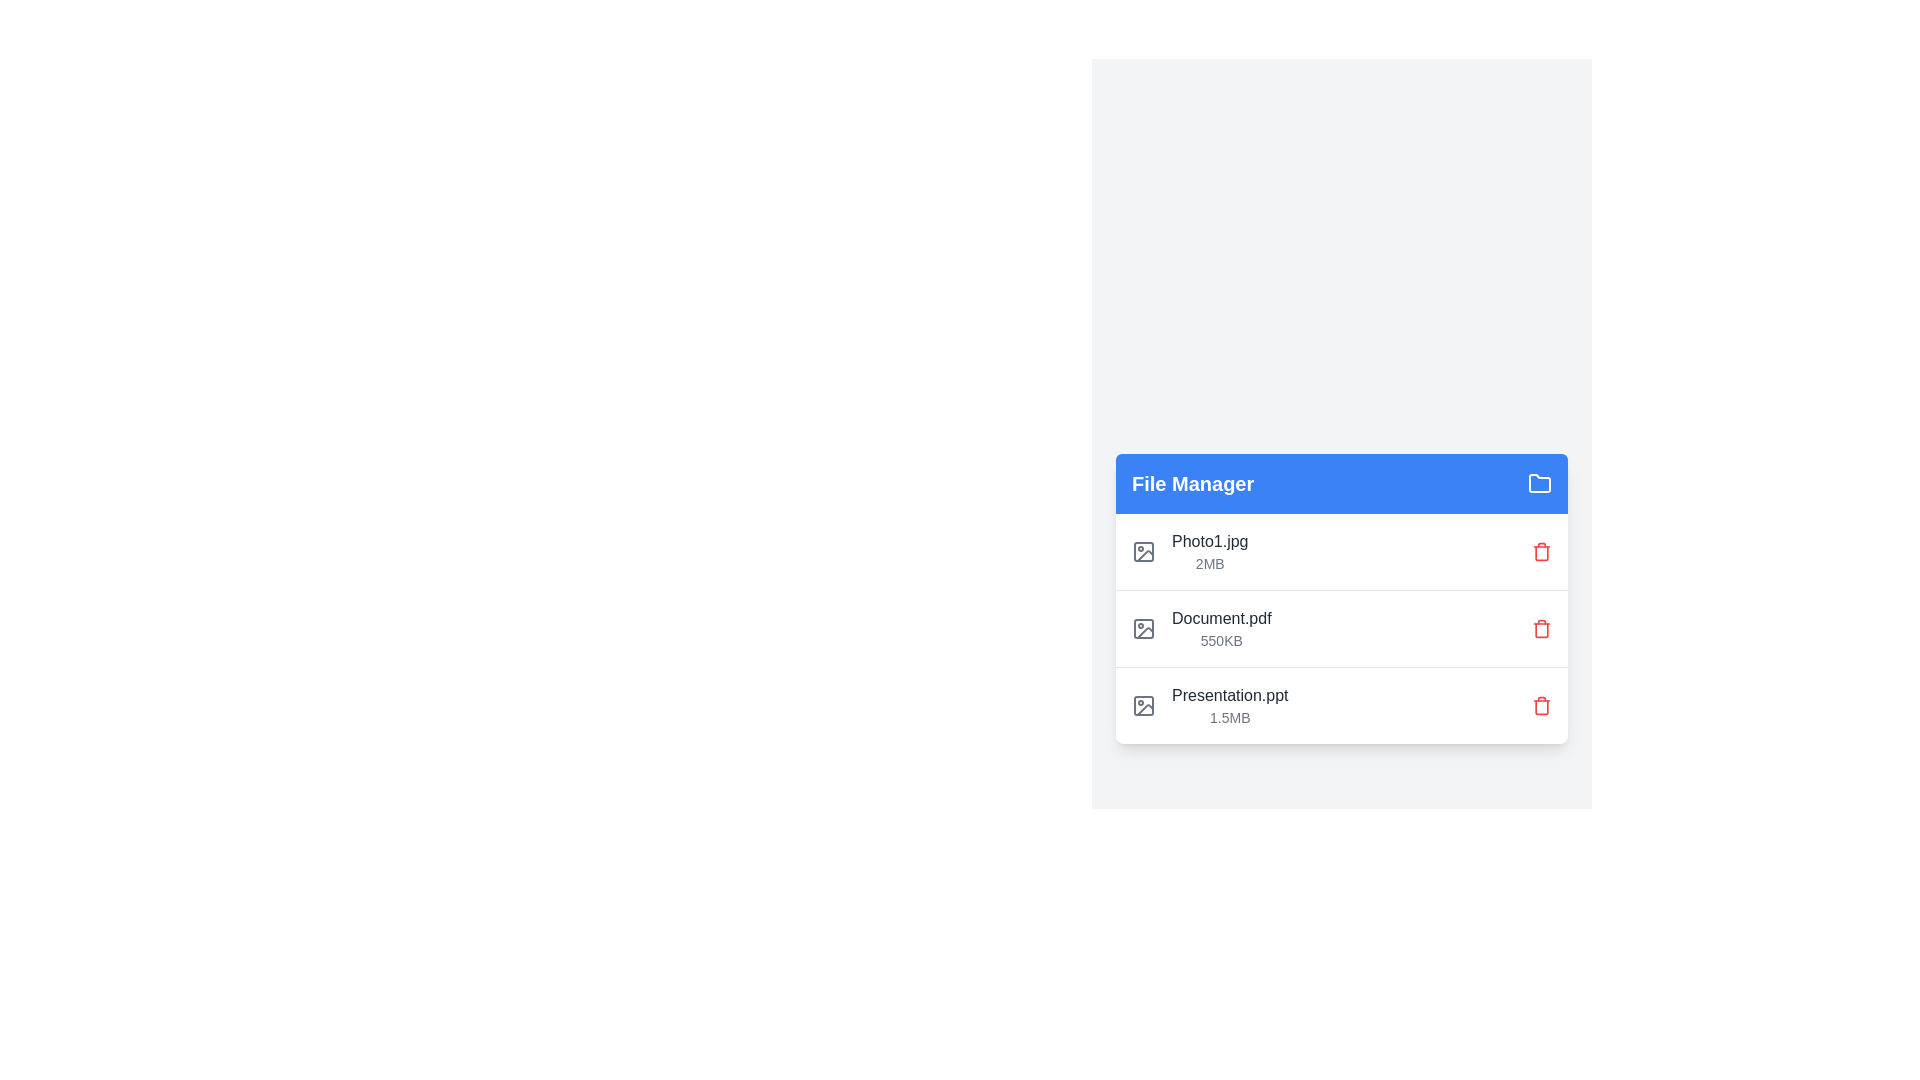 Image resolution: width=1920 pixels, height=1080 pixels. Describe the element at coordinates (1200, 627) in the screenshot. I see `to select the list item labeled 'Document.pdf' in the File Manager panel, which is the second entry in the list of files` at that location.